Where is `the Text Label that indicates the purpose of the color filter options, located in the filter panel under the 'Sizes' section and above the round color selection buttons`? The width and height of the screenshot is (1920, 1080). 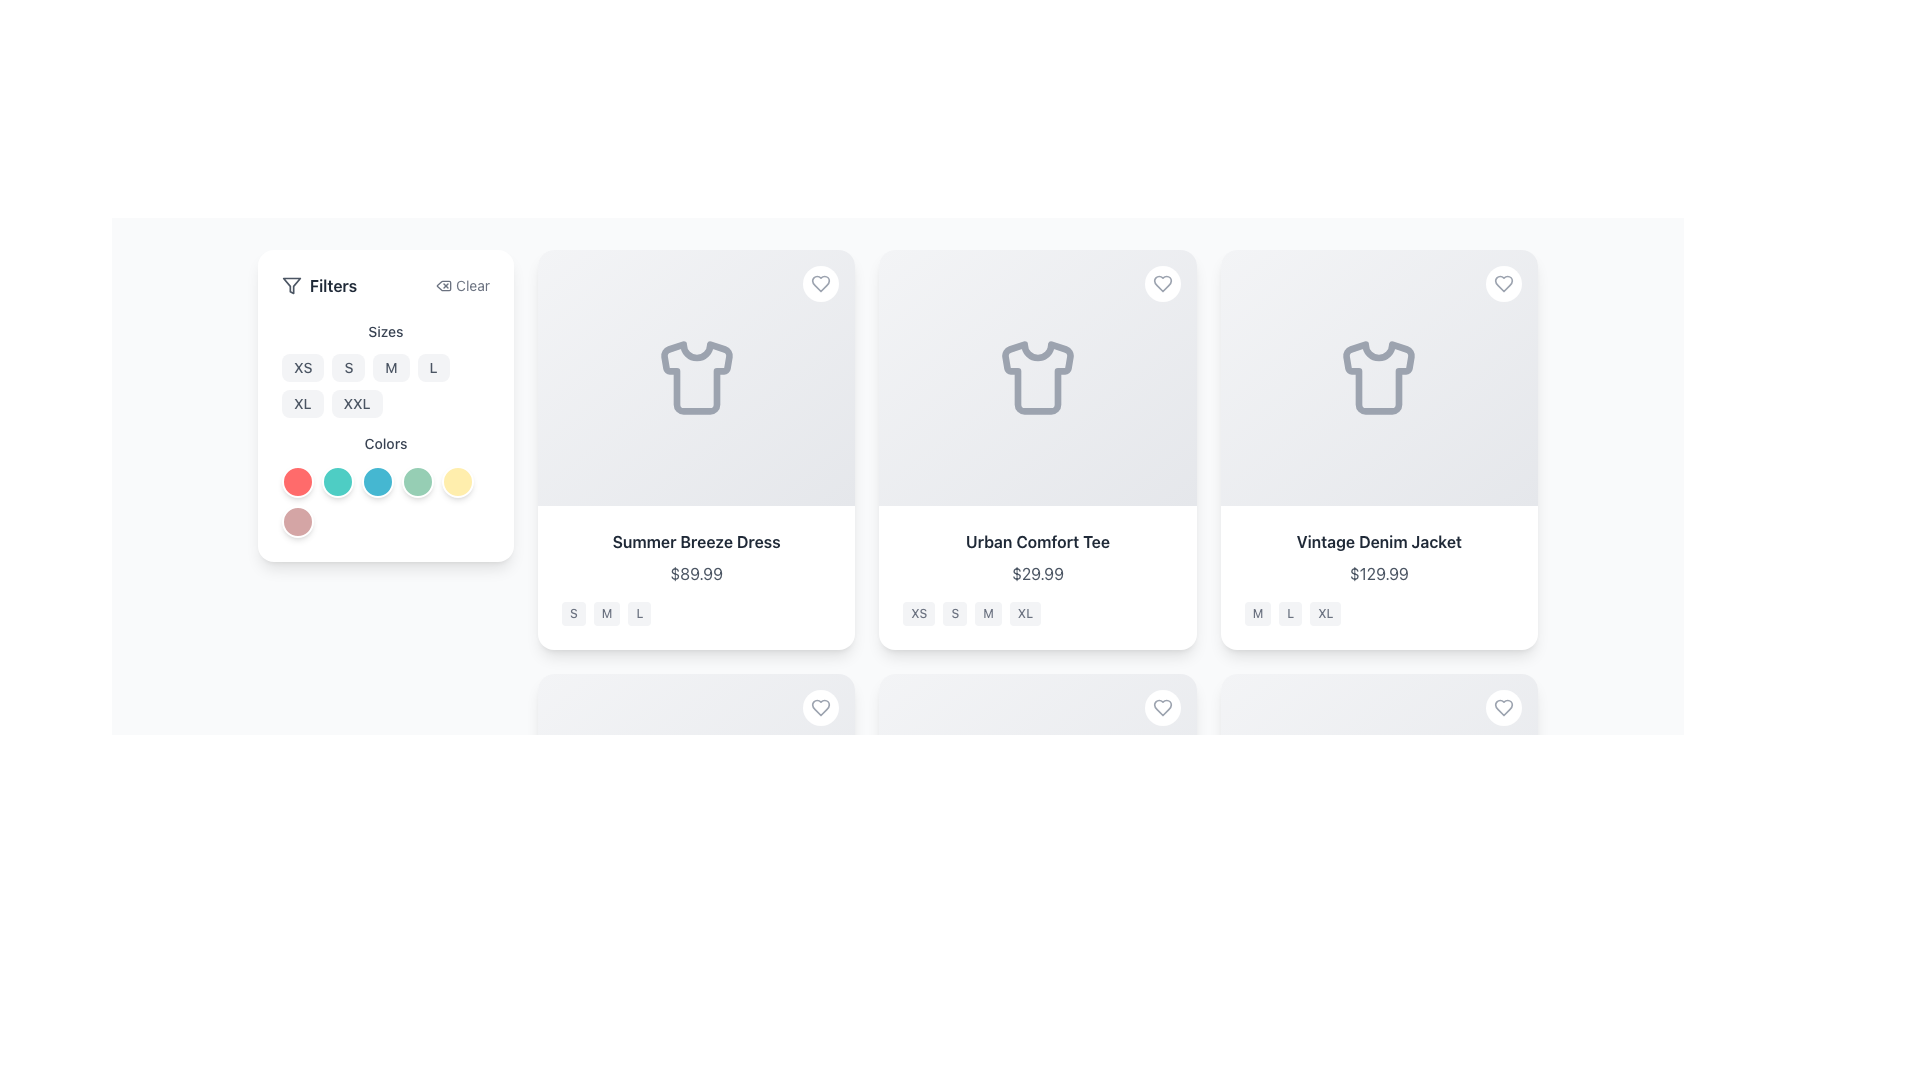
the Text Label that indicates the purpose of the color filter options, located in the filter panel under the 'Sizes' section and above the round color selection buttons is located at coordinates (385, 442).